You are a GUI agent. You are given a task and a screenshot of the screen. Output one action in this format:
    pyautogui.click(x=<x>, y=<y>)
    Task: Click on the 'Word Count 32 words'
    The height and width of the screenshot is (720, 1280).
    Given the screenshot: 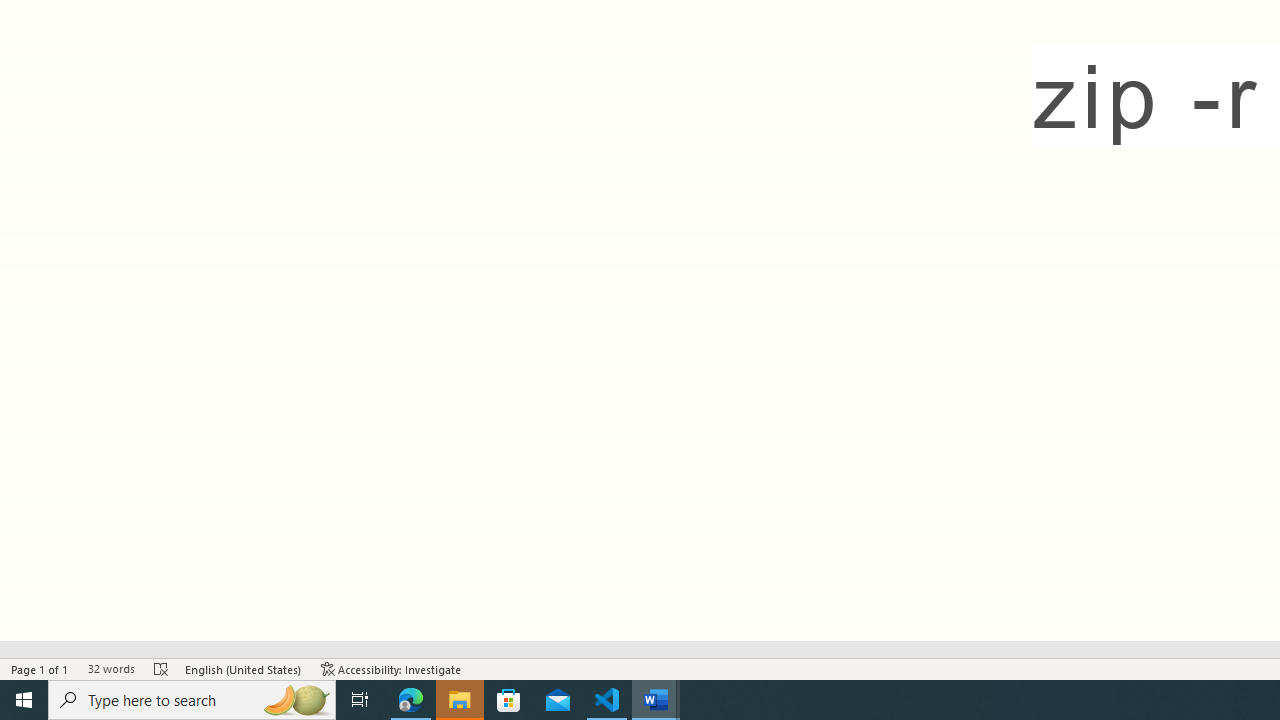 What is the action you would take?
    pyautogui.click(x=110, y=669)
    